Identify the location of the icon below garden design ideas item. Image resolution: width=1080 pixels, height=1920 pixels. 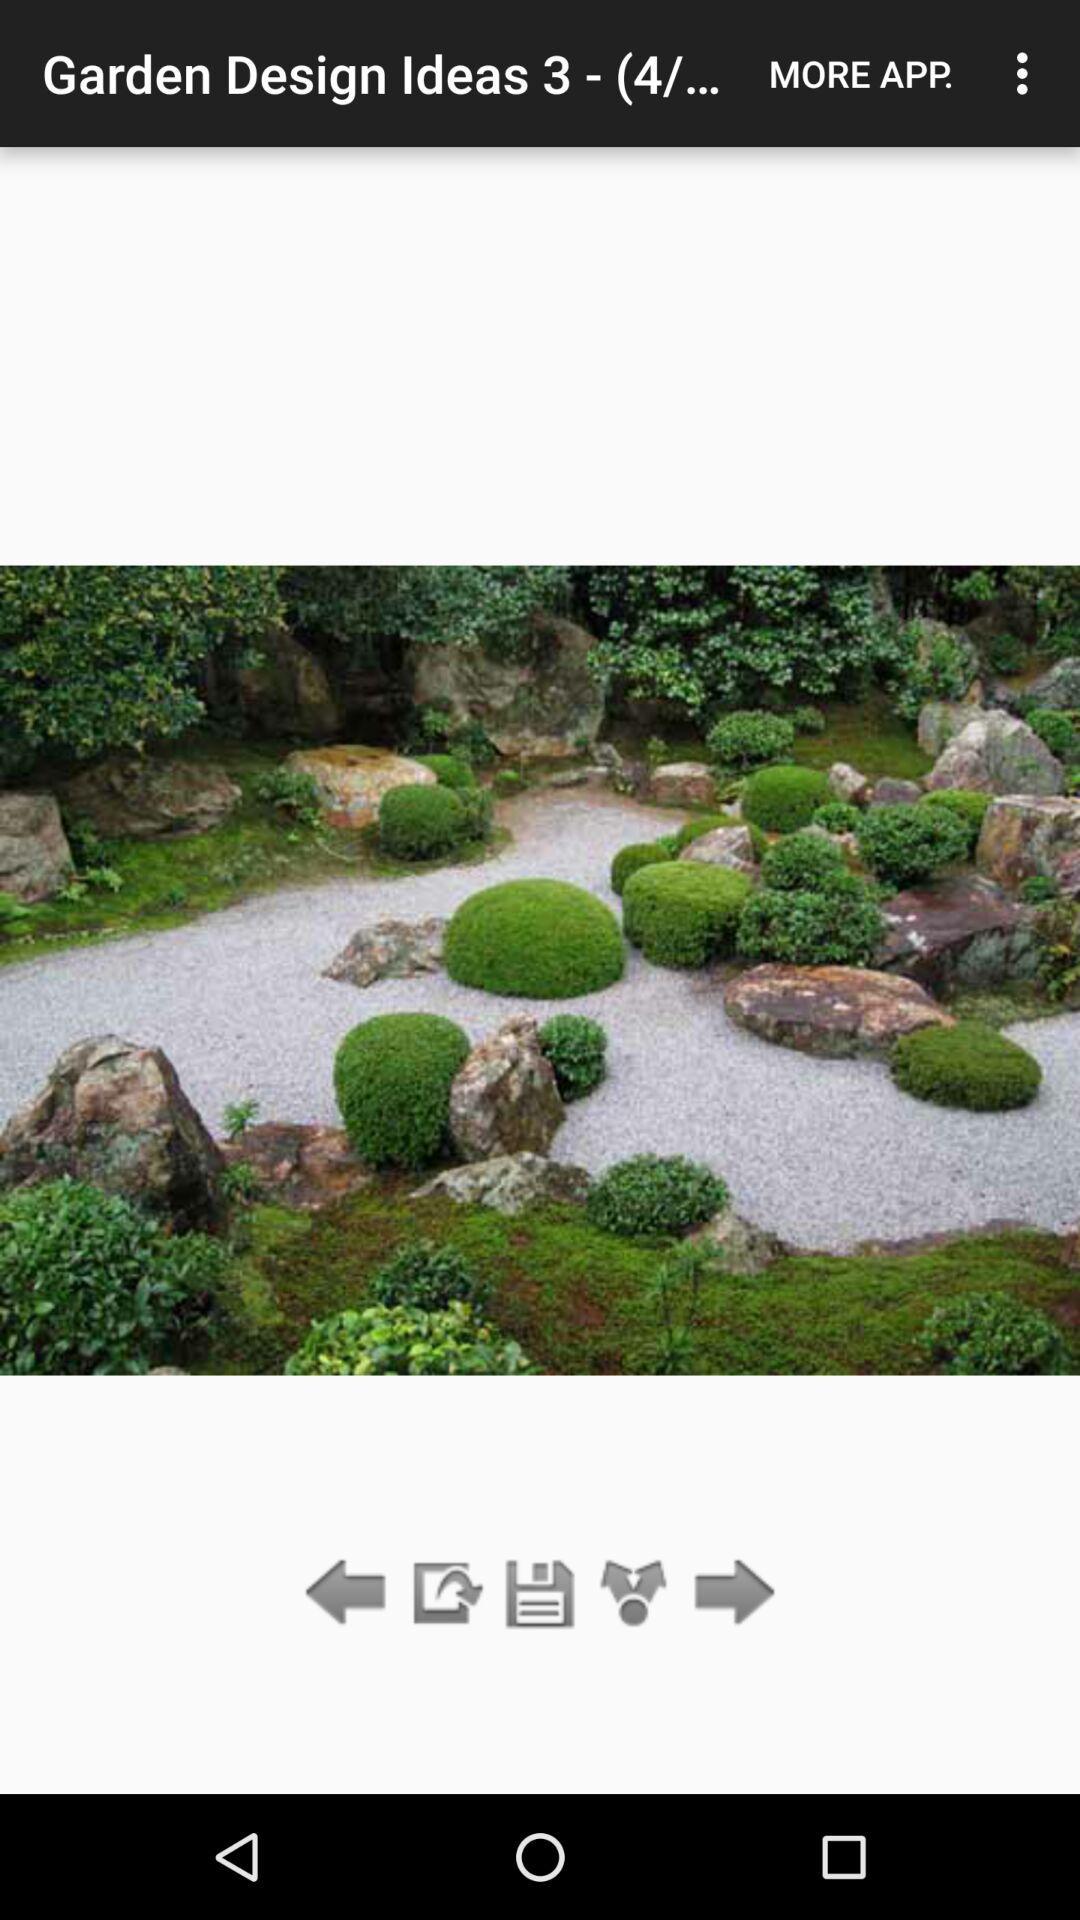
(540, 1593).